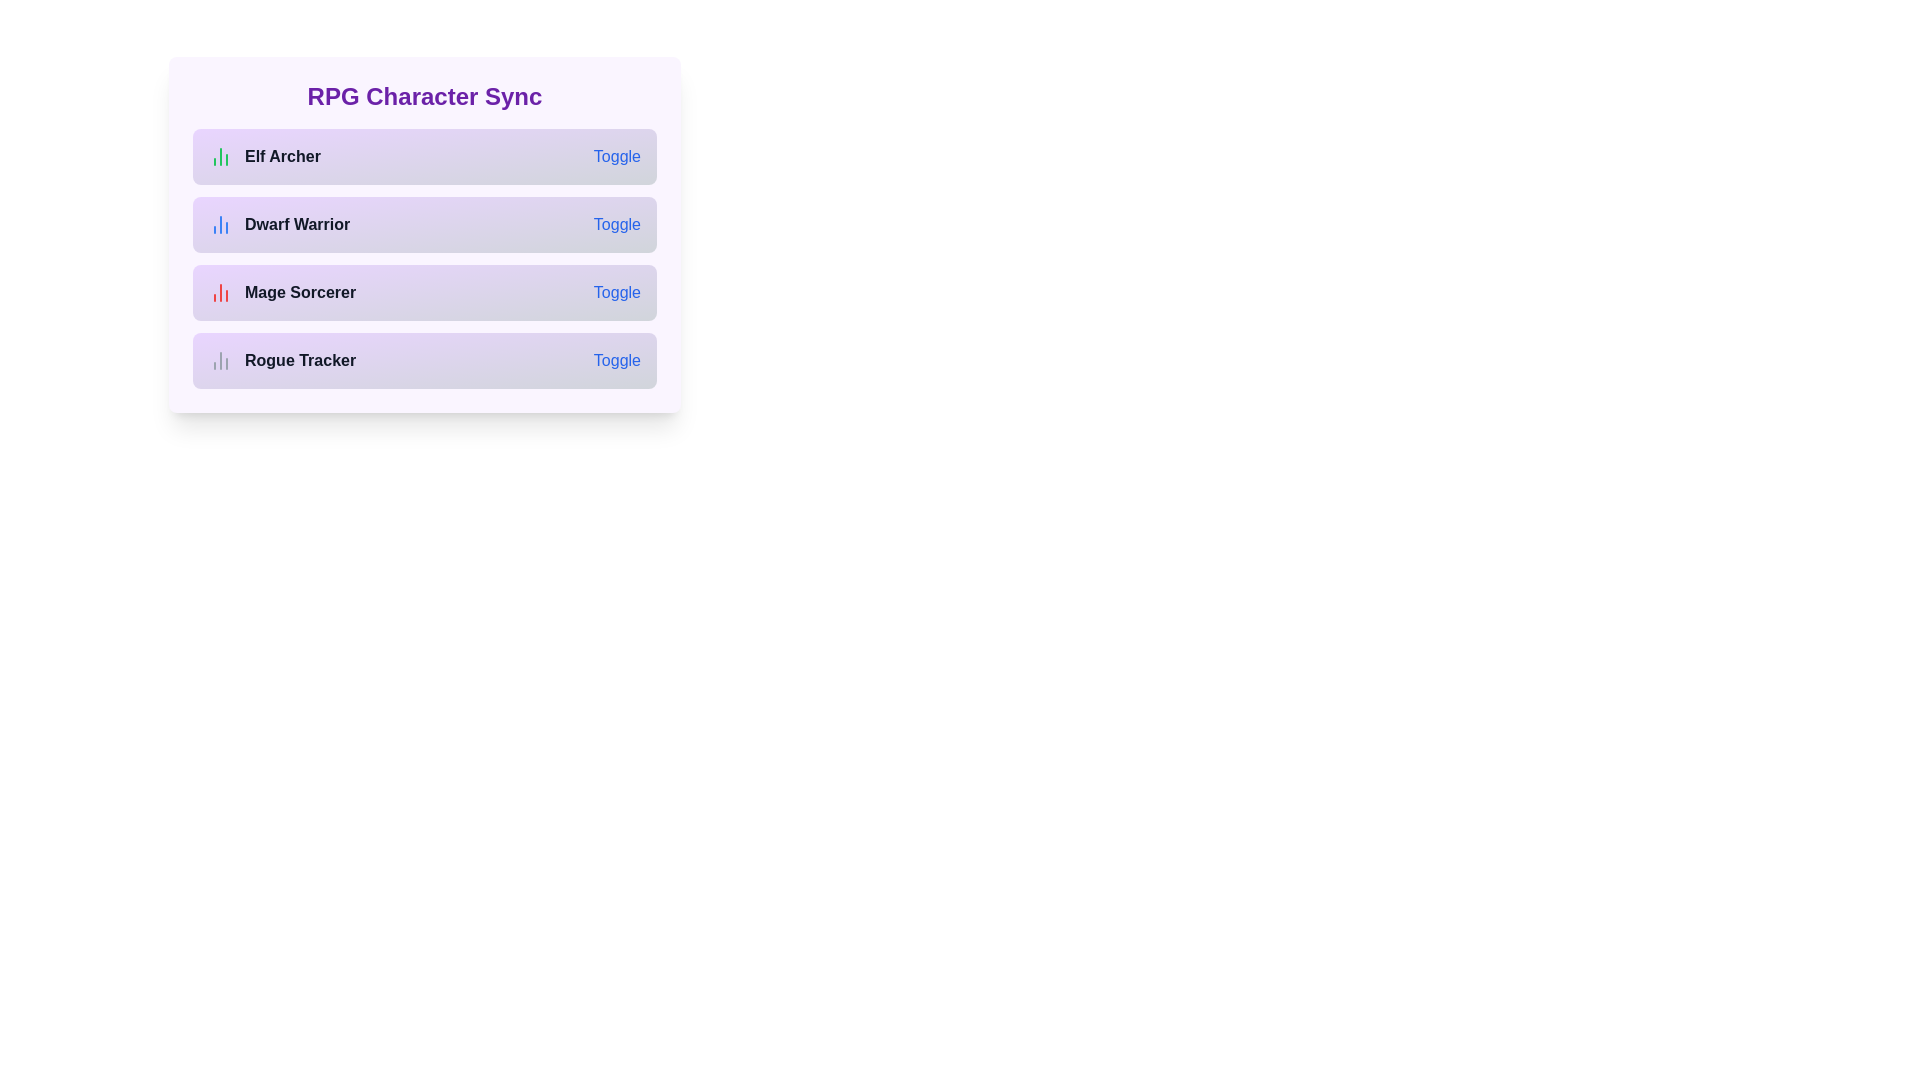 The height and width of the screenshot is (1080, 1920). What do you see at coordinates (220, 156) in the screenshot?
I see `the 'Elf Archer' icon located at the leftmost side of the first row in the 'RPG Character Sync' section` at bounding box center [220, 156].